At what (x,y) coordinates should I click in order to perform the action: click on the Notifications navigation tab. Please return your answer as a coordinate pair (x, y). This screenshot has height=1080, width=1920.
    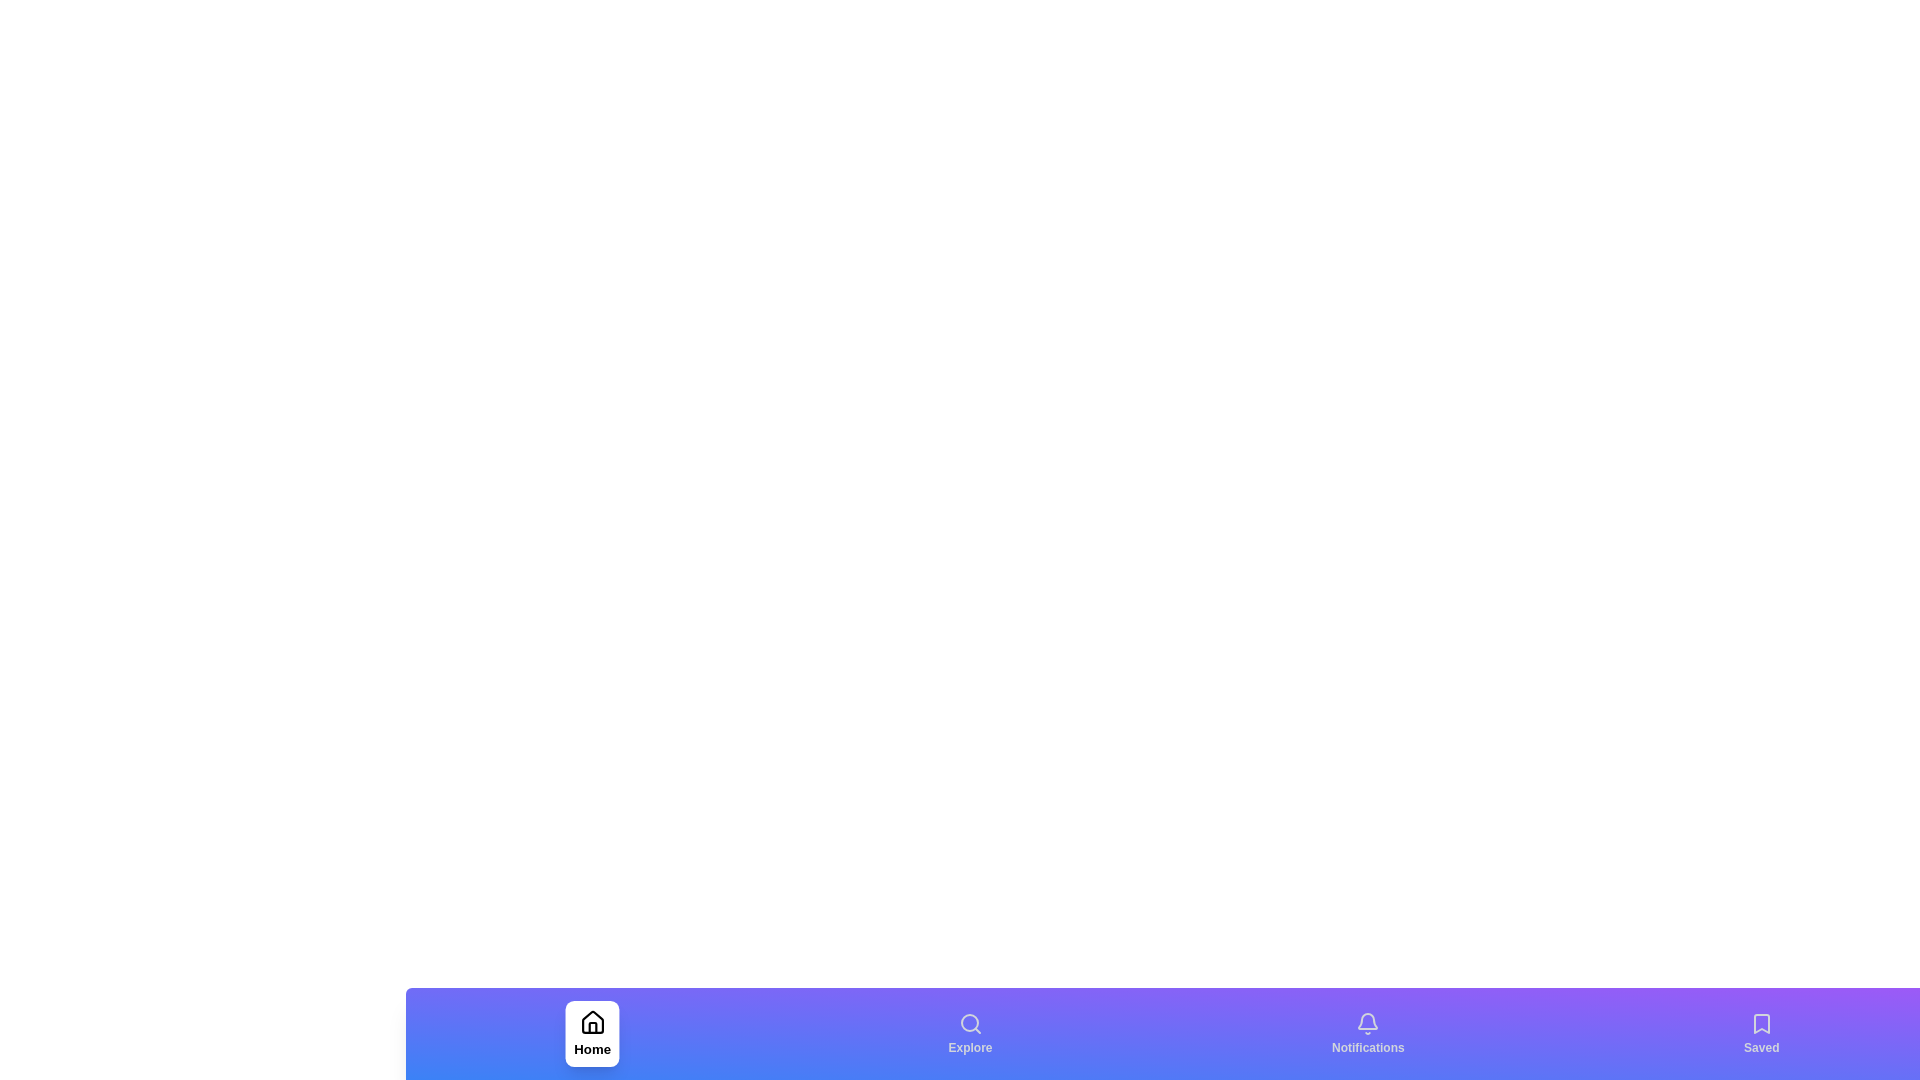
    Looking at the image, I should click on (1367, 1033).